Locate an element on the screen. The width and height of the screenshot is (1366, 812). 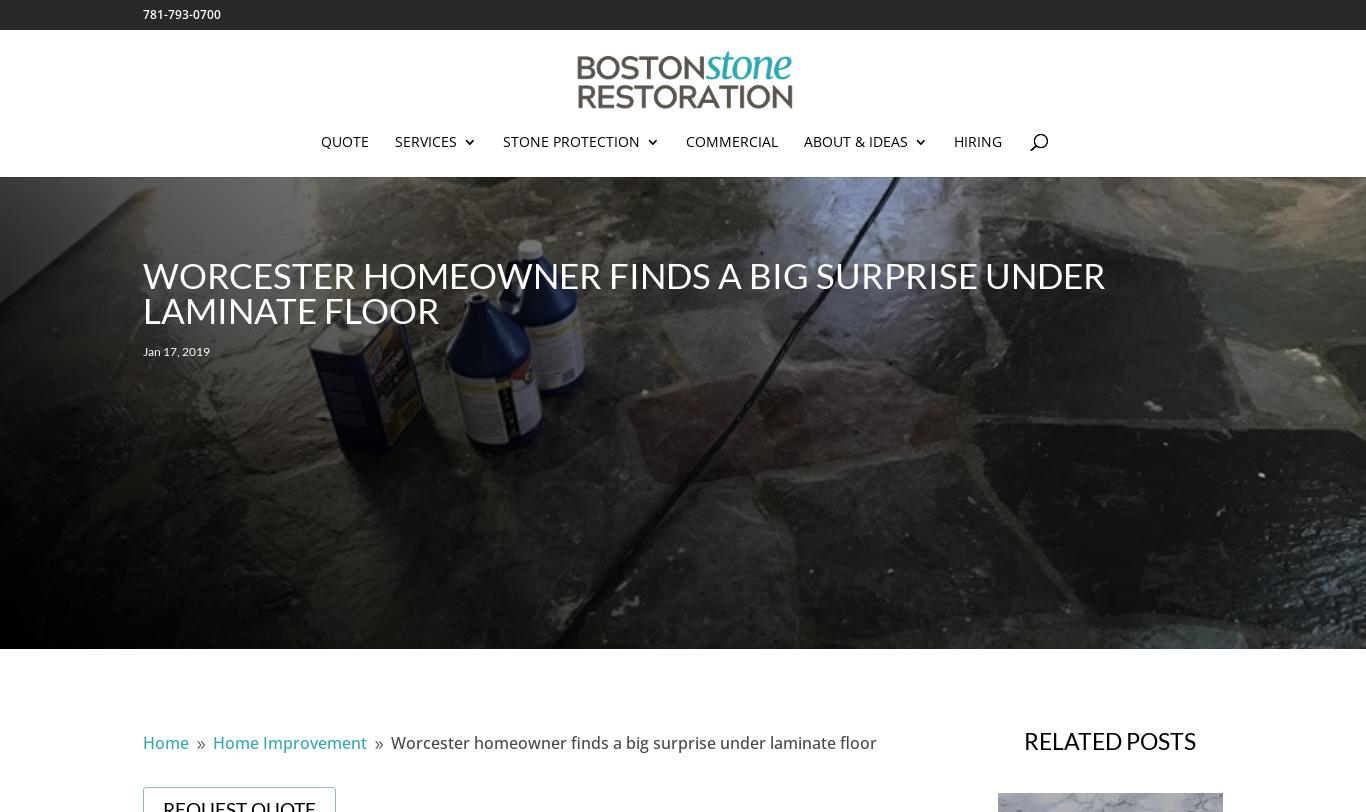
'Reviews' is located at coordinates (871, 339).